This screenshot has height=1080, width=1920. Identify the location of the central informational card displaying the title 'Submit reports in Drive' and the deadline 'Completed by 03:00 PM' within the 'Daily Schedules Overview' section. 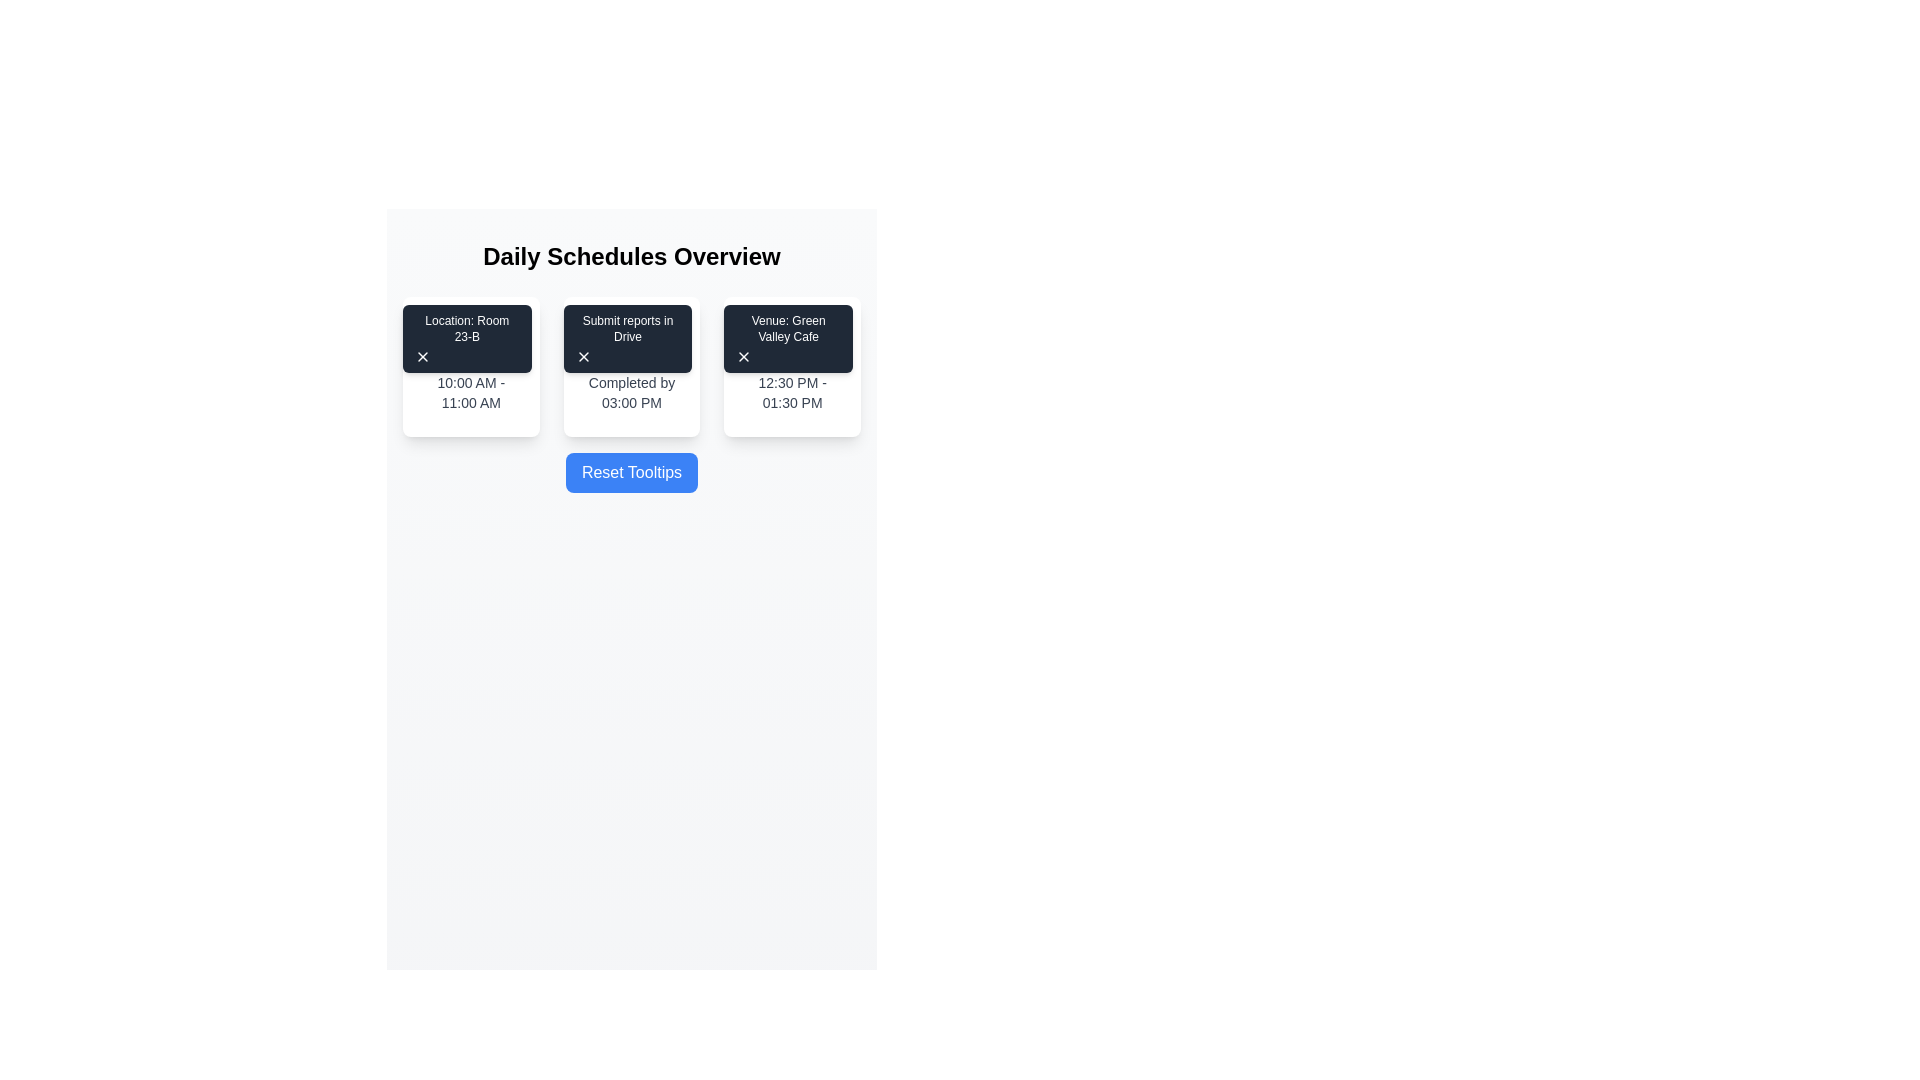
(631, 366).